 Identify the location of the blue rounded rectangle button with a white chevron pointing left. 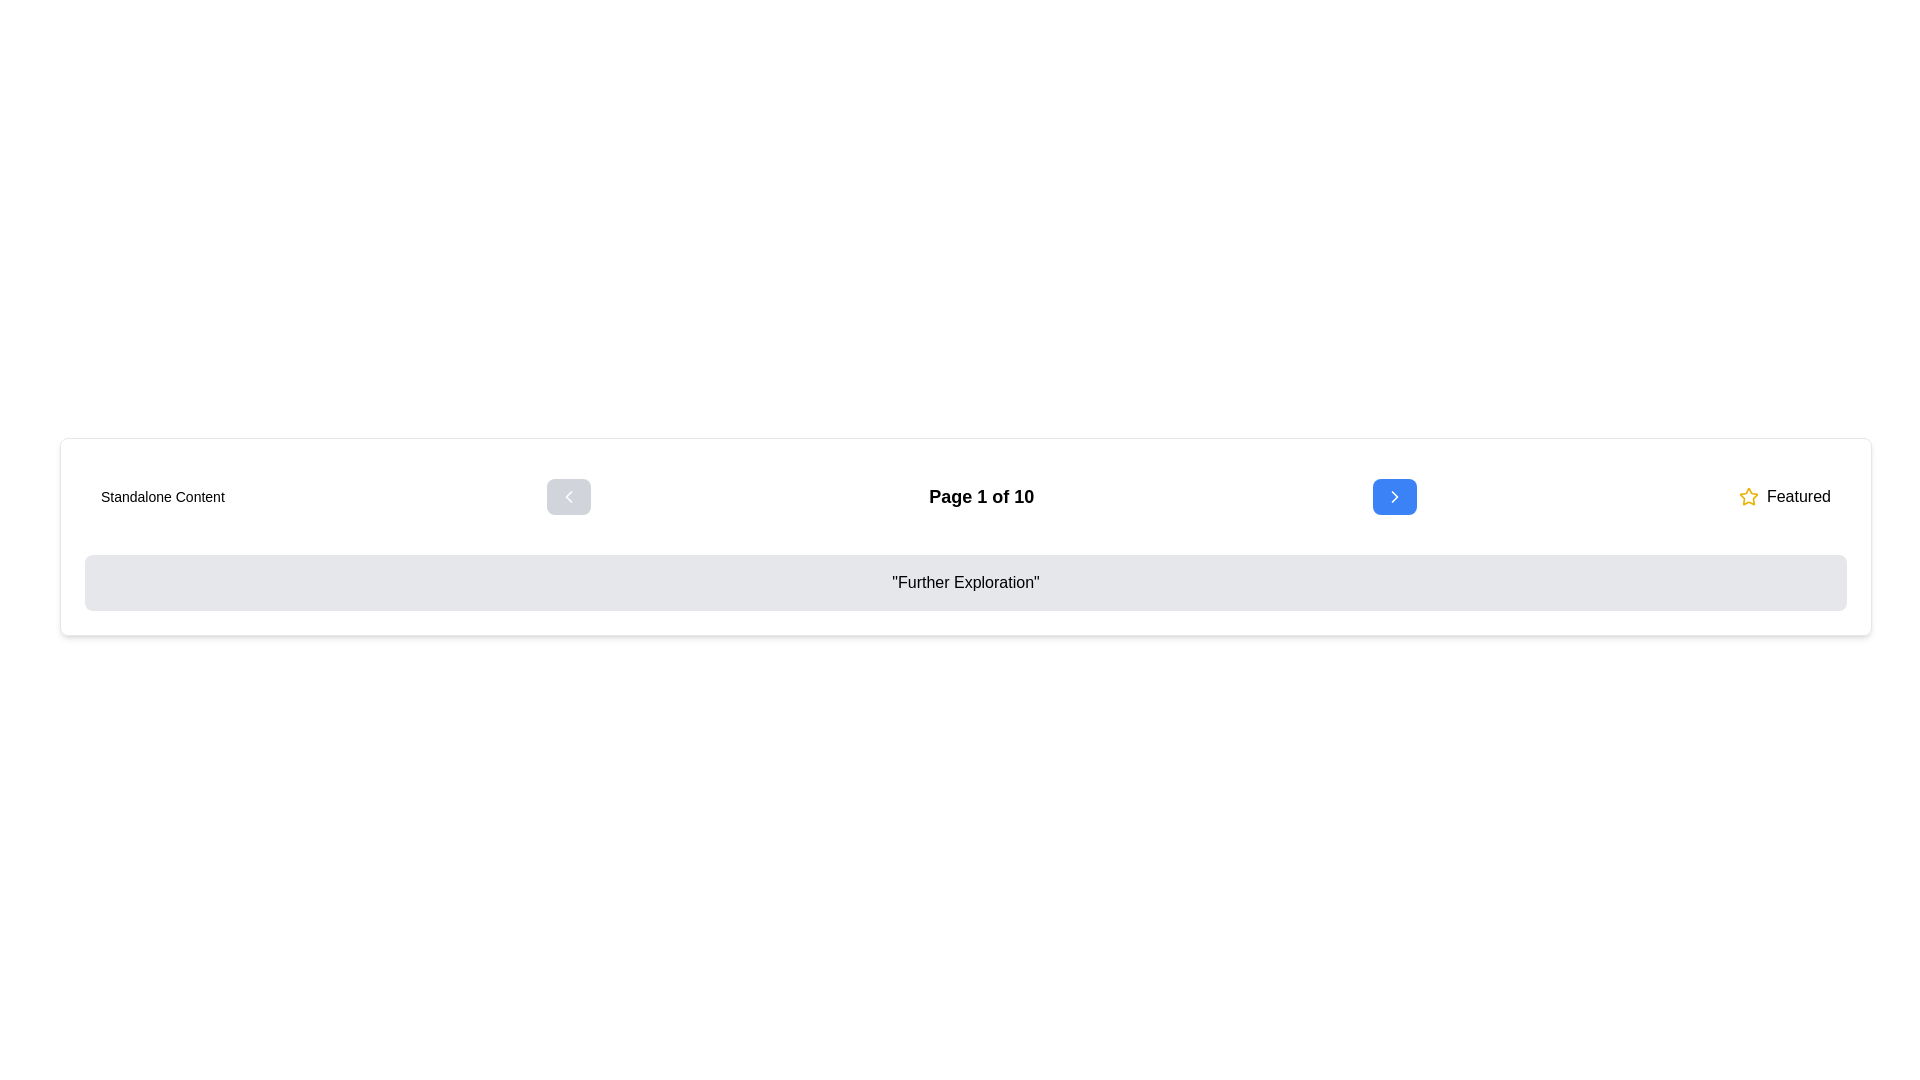
(568, 496).